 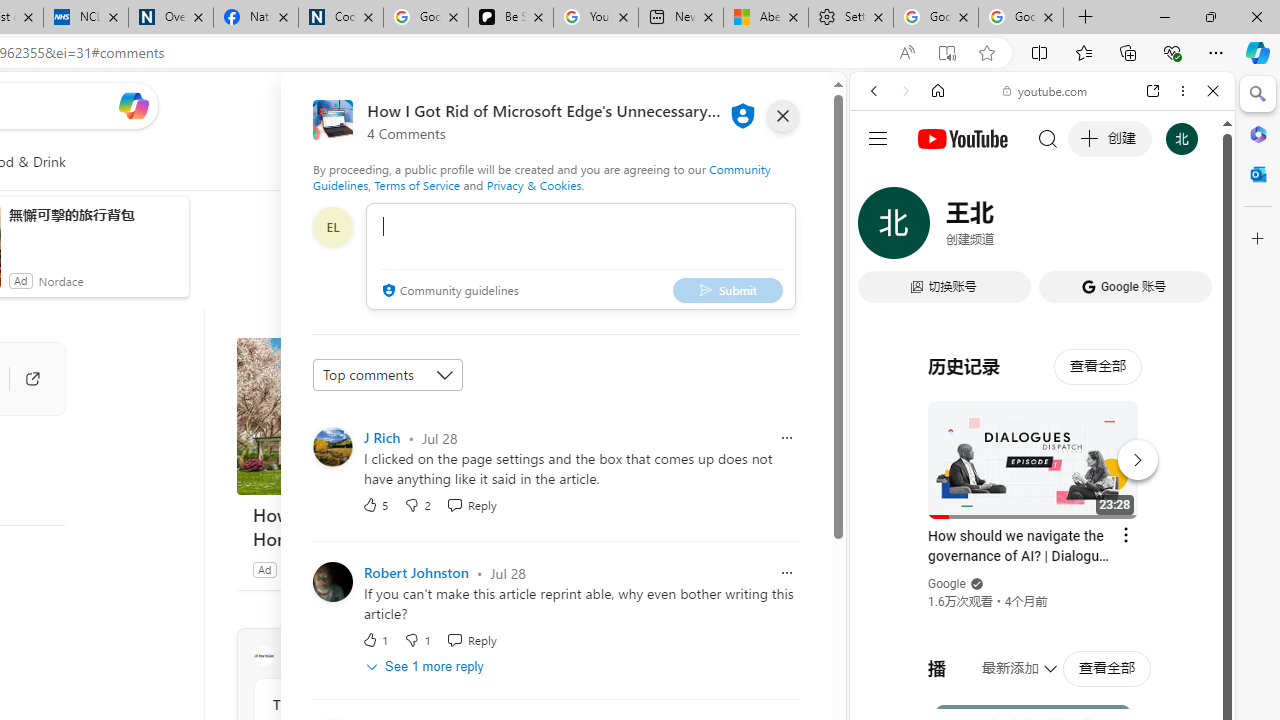 What do you see at coordinates (1257, 173) in the screenshot?
I see `'Close Outlook pane'` at bounding box center [1257, 173].